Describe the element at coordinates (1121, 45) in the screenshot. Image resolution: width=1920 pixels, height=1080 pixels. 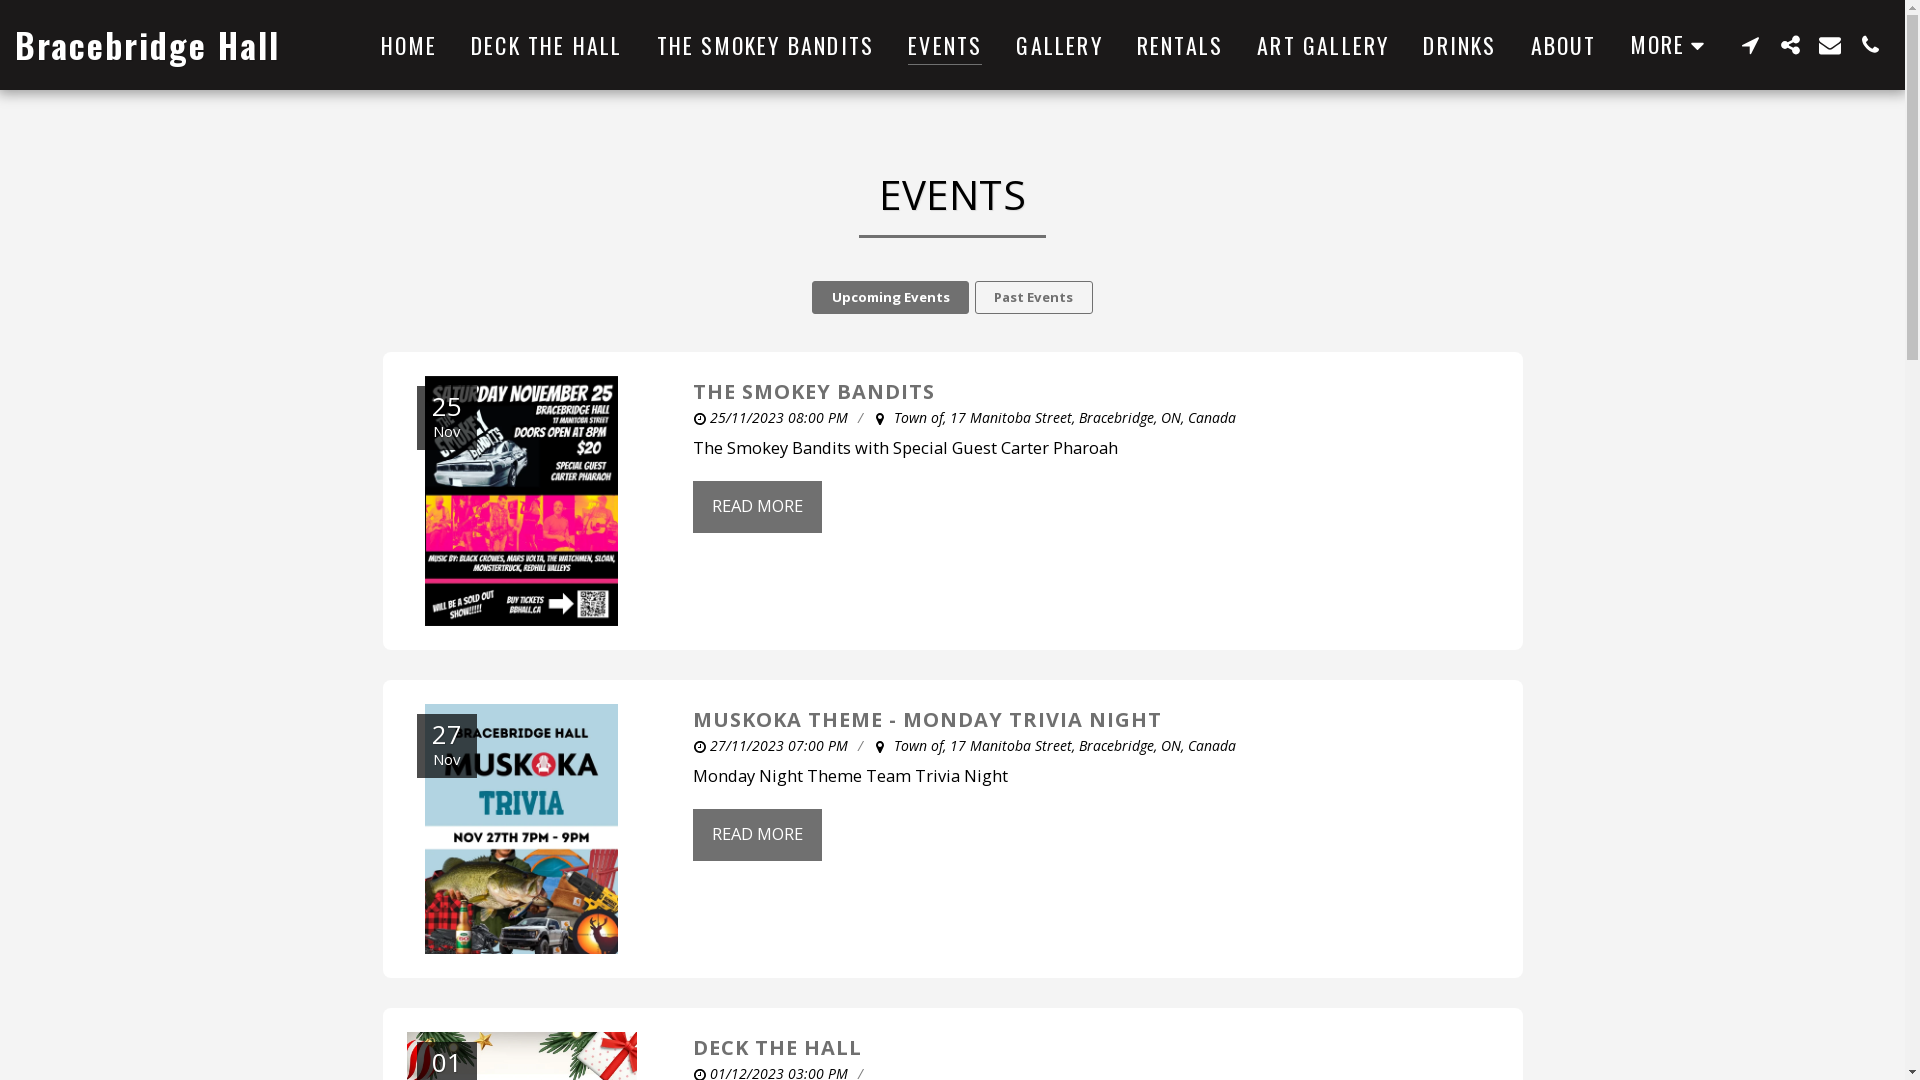
I see `'RENTALS'` at that location.